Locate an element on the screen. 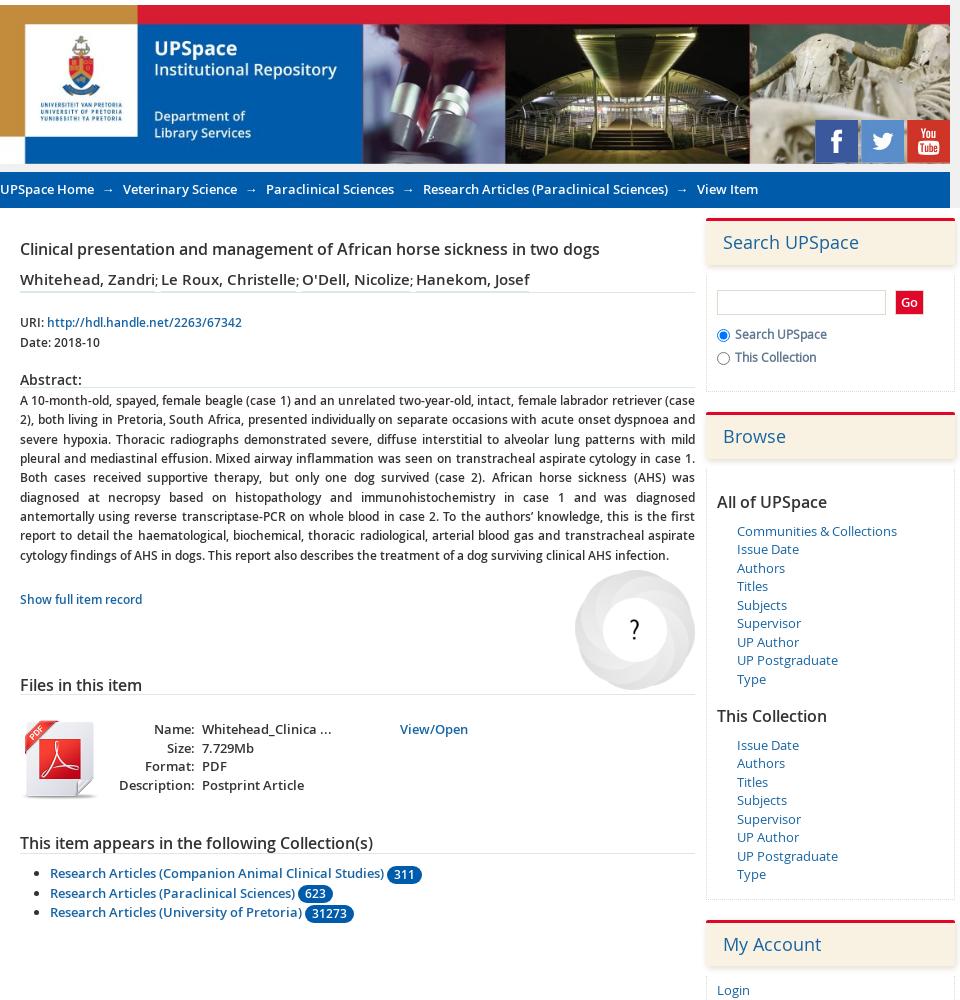 This screenshot has width=960, height=1000. 'Date:' is located at coordinates (34, 340).